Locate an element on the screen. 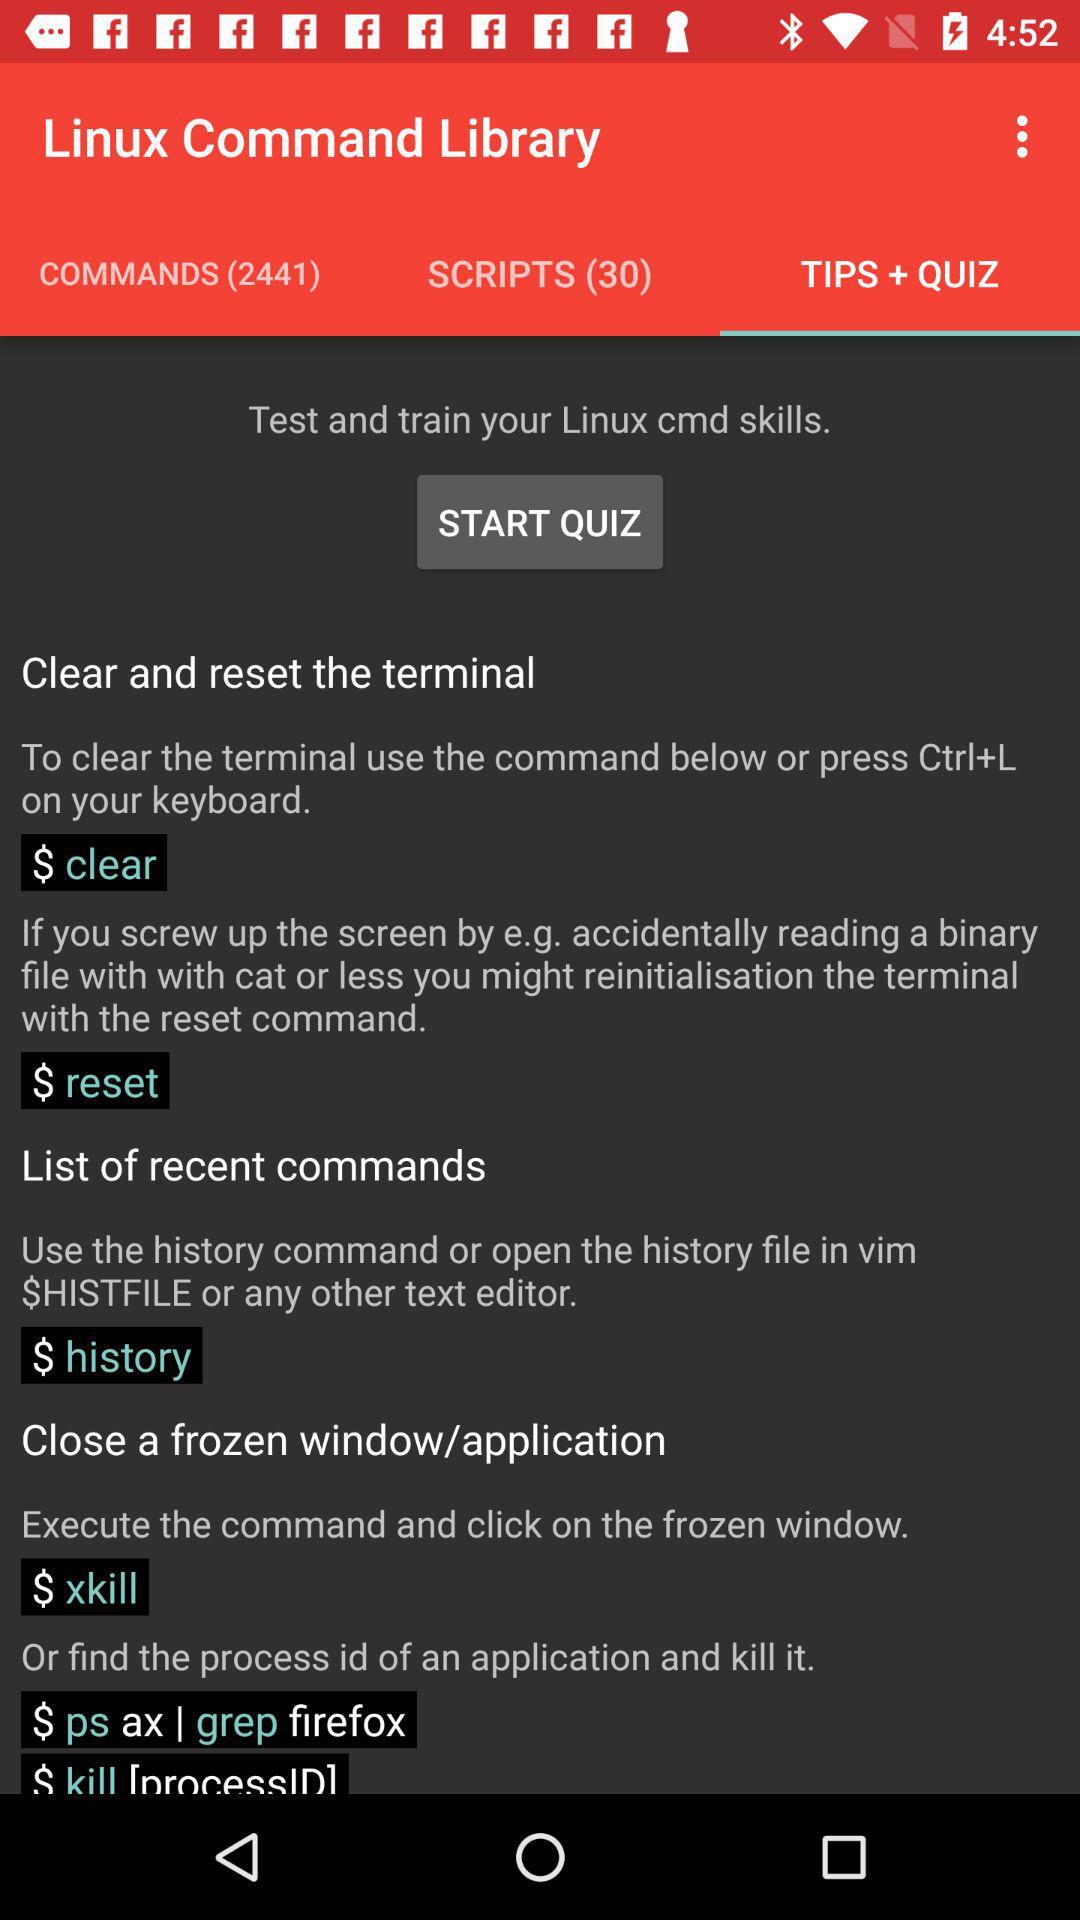 This screenshot has height=1920, width=1080. the text clear is located at coordinates (93, 862).